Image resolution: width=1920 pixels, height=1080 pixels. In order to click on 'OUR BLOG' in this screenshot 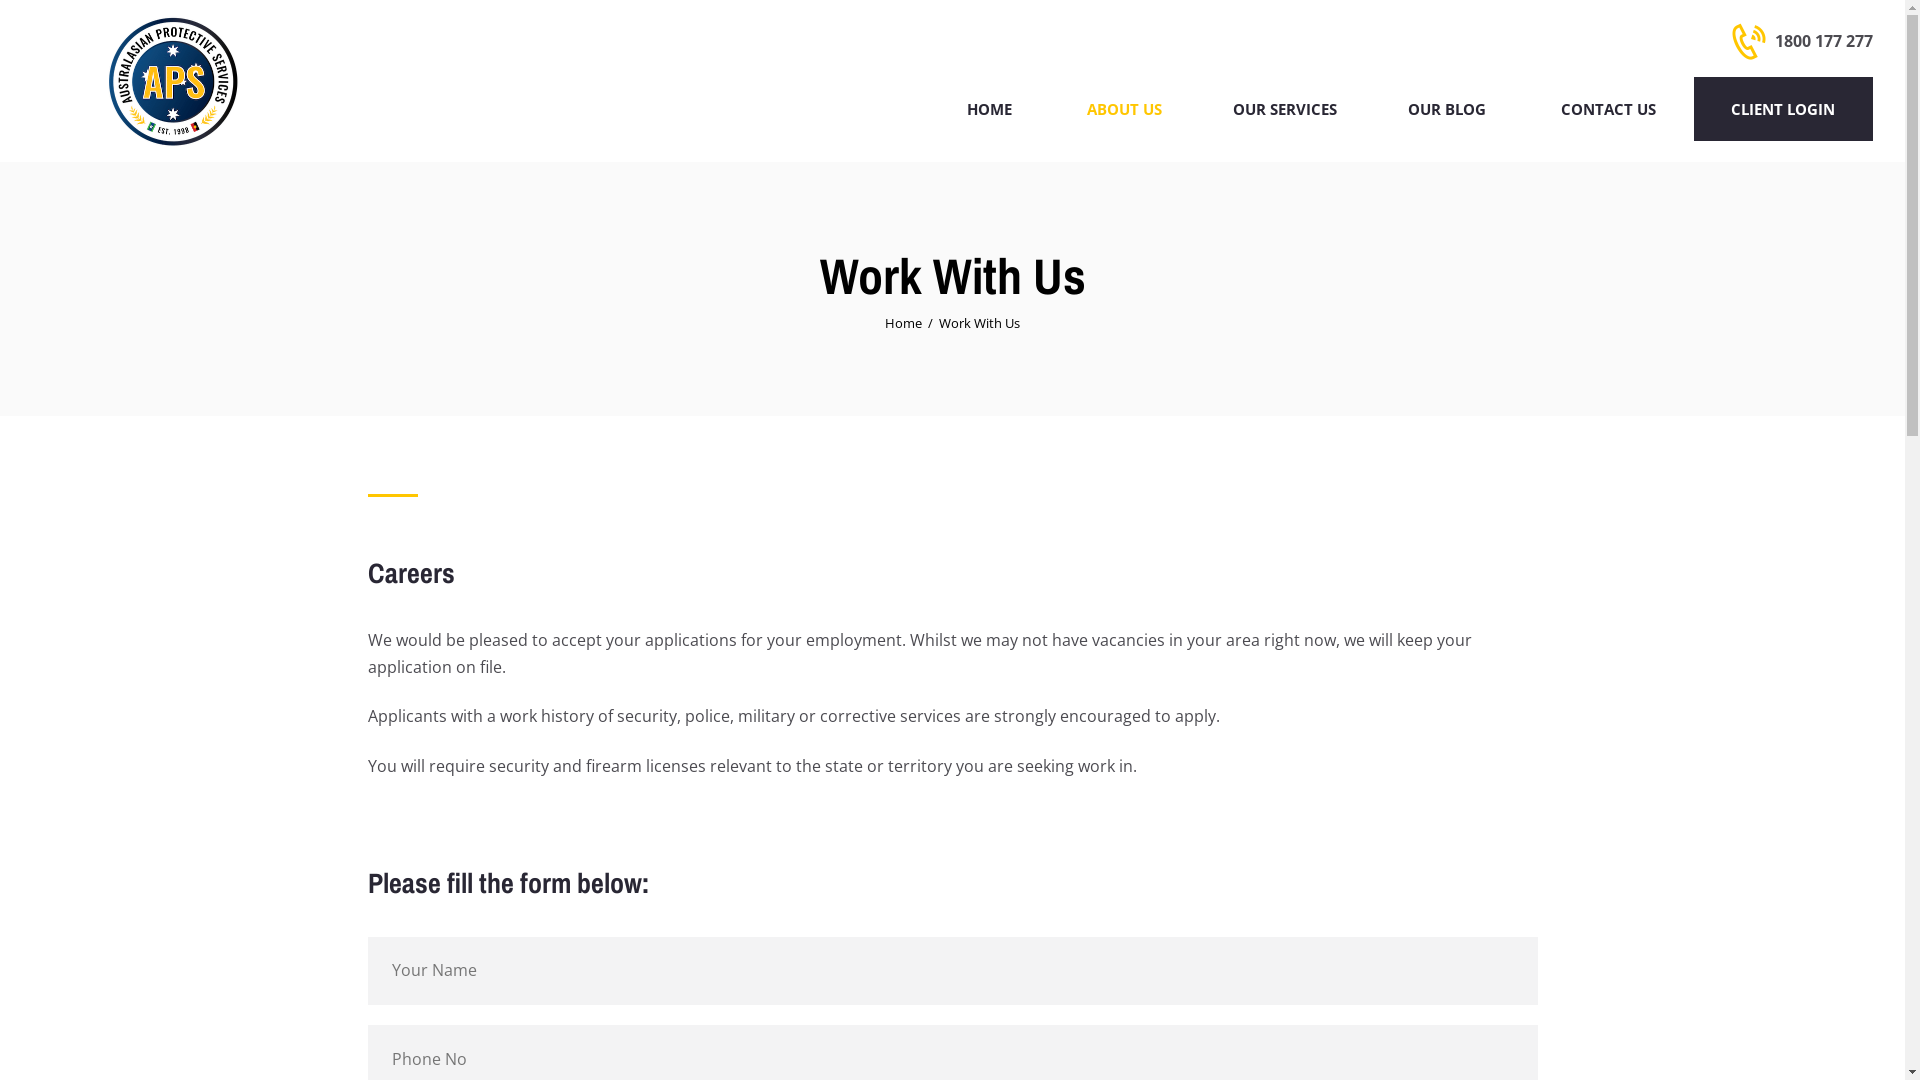, I will do `click(1370, 108)`.